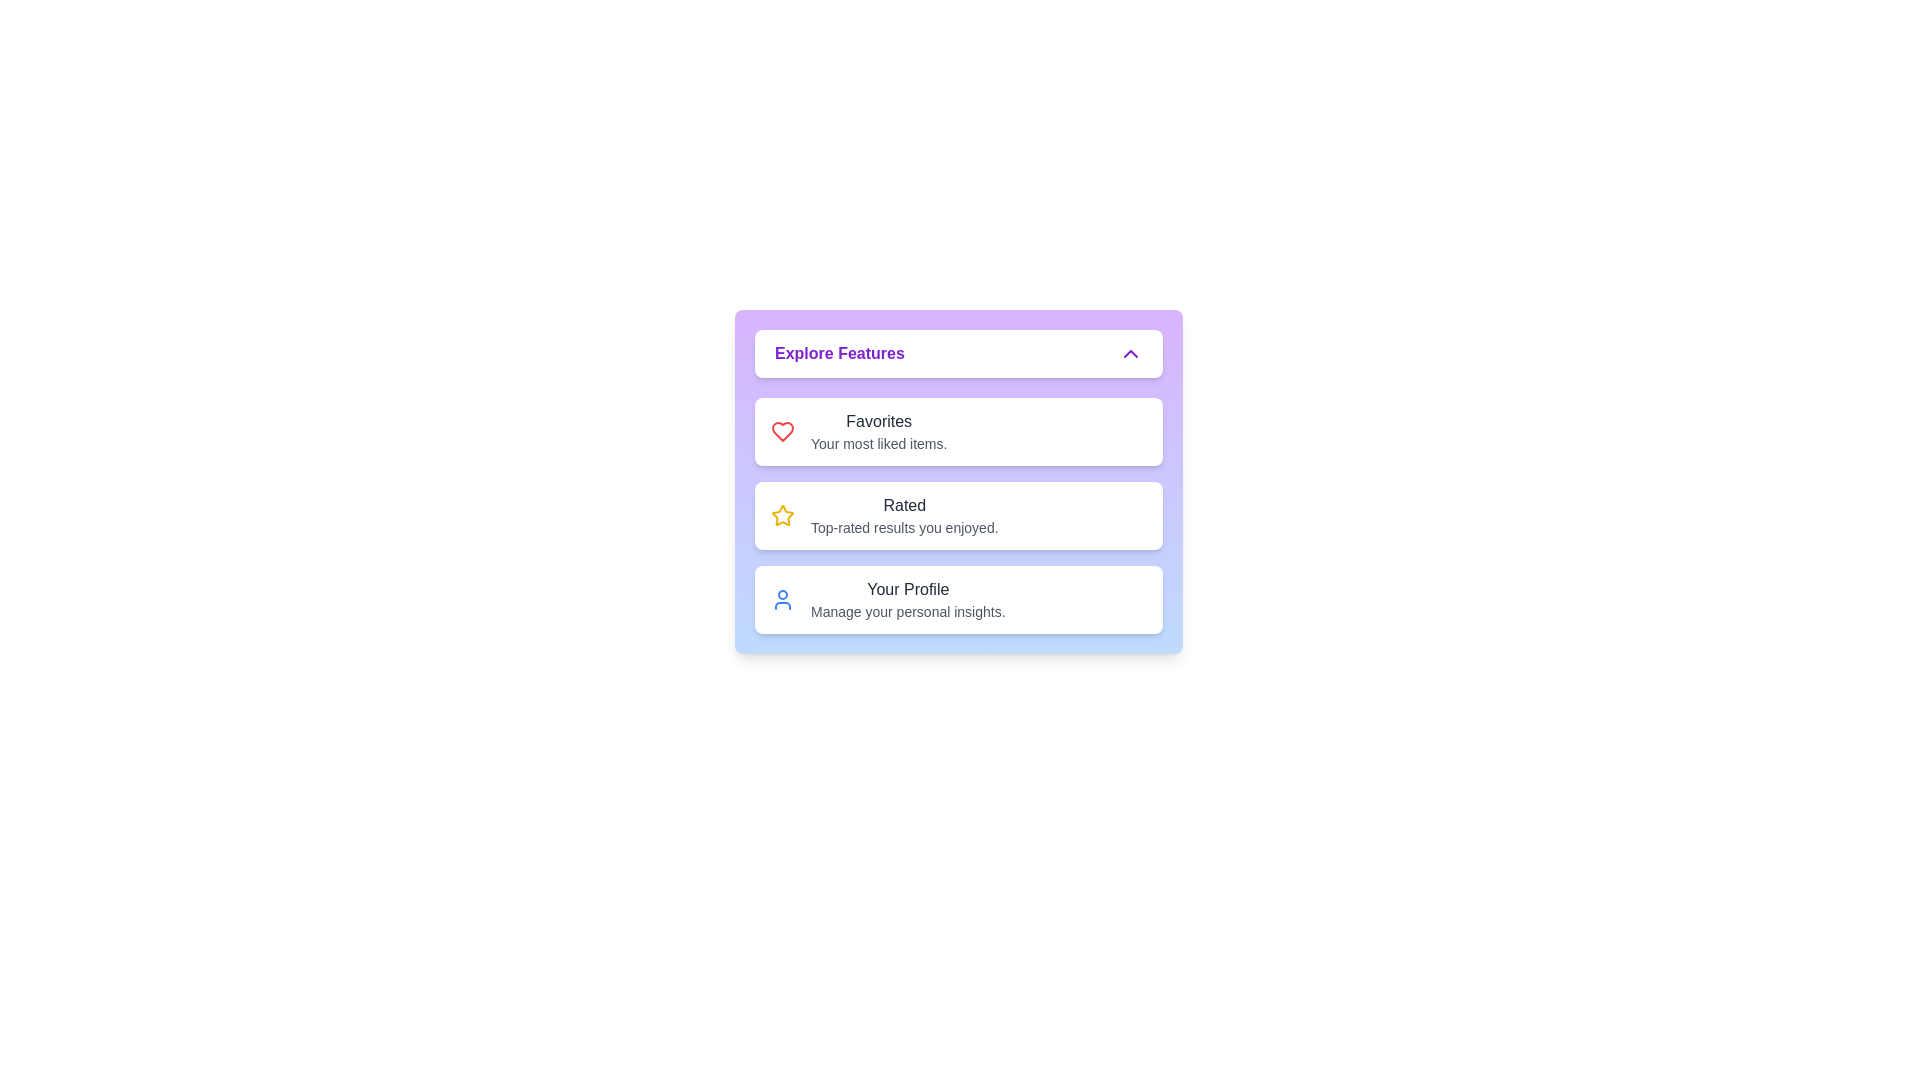 The width and height of the screenshot is (1920, 1080). What do you see at coordinates (903, 527) in the screenshot?
I see `the supplementary description text label located below the 'Rated' heading, which provides additional context for the 'Rated' category` at bounding box center [903, 527].